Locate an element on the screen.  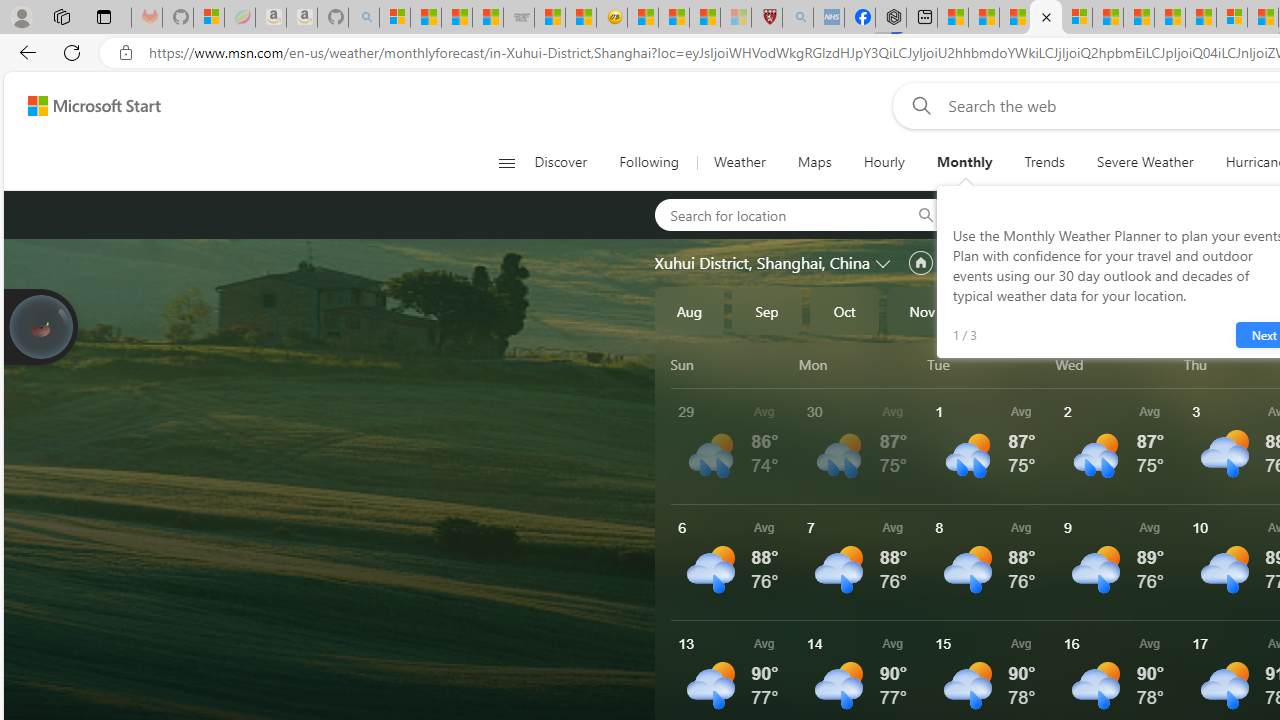
'Feb' is located at coordinates (1155, 311).